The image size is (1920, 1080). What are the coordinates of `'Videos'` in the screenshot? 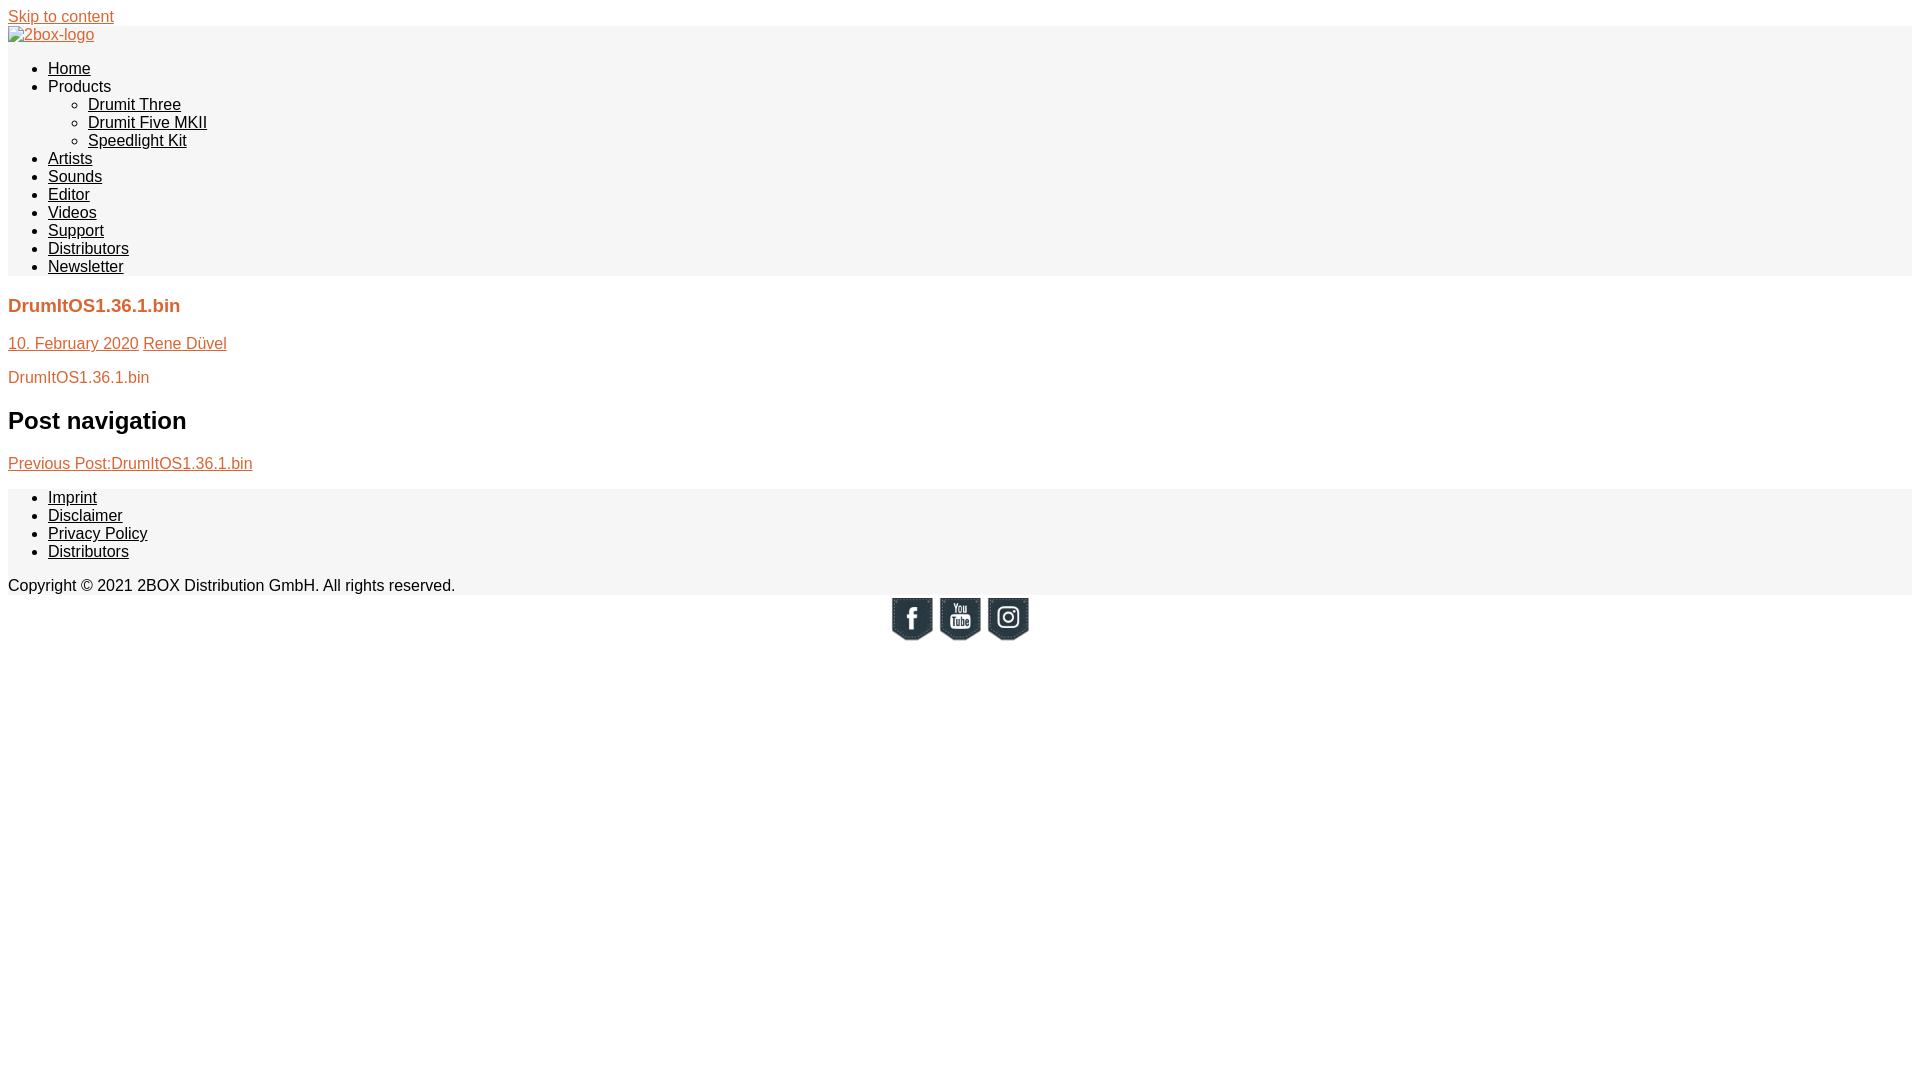 It's located at (72, 212).